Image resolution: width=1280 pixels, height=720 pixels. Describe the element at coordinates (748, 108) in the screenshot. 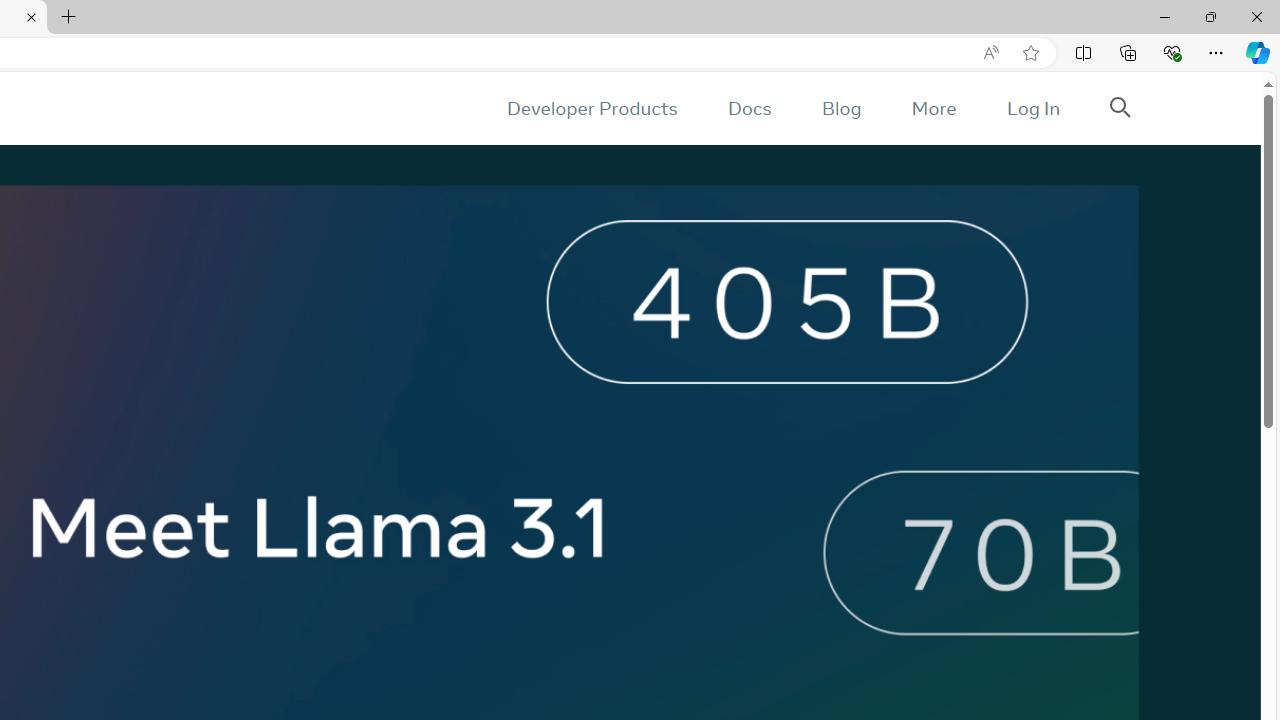

I see `'Docs'` at that location.